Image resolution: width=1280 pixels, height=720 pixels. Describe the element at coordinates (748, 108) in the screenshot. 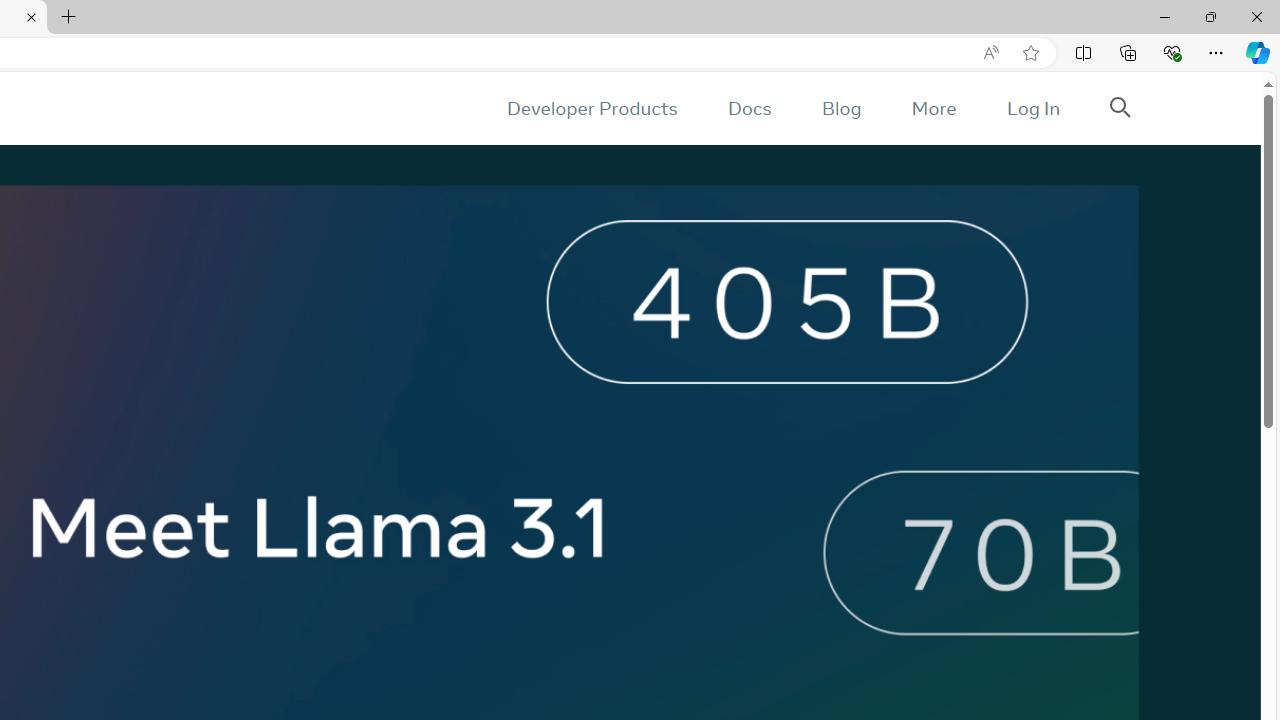

I see `'Docs'` at that location.